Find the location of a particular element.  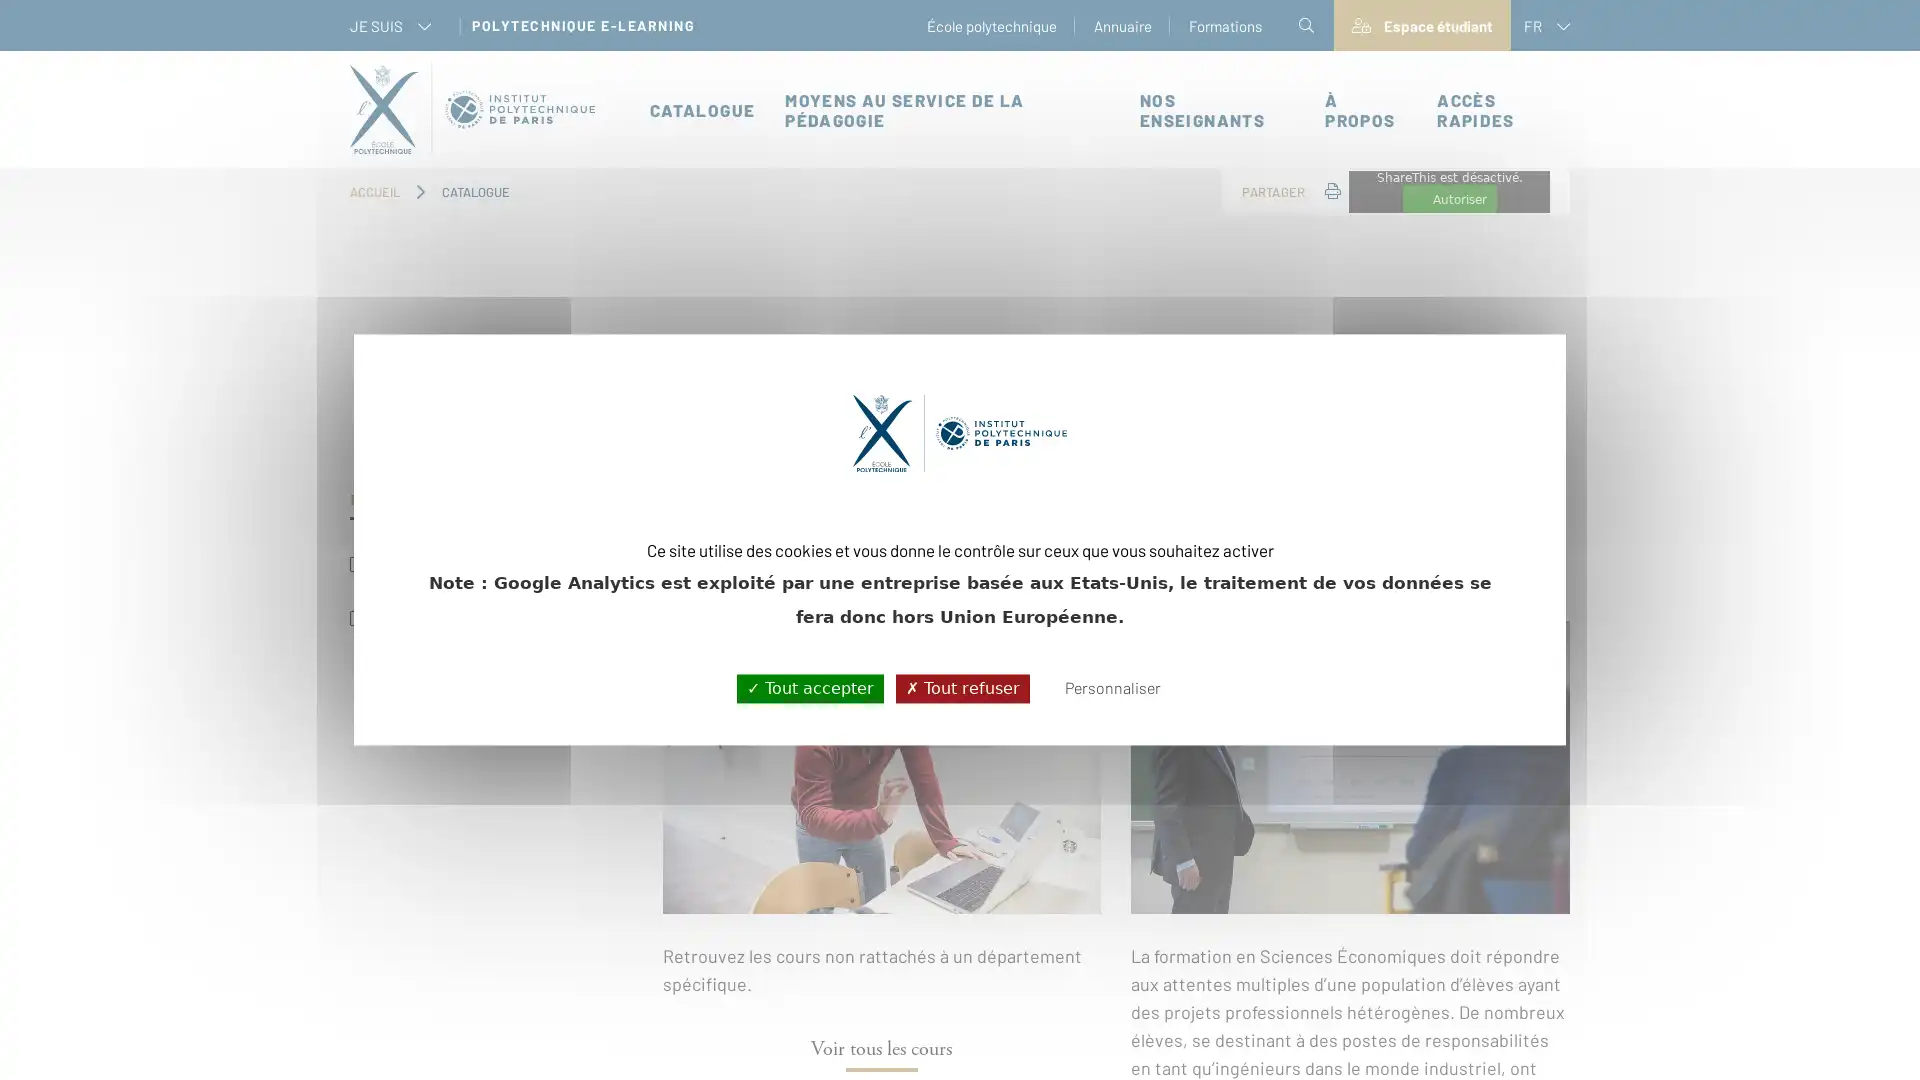

Tout refuser is located at coordinates (961, 687).